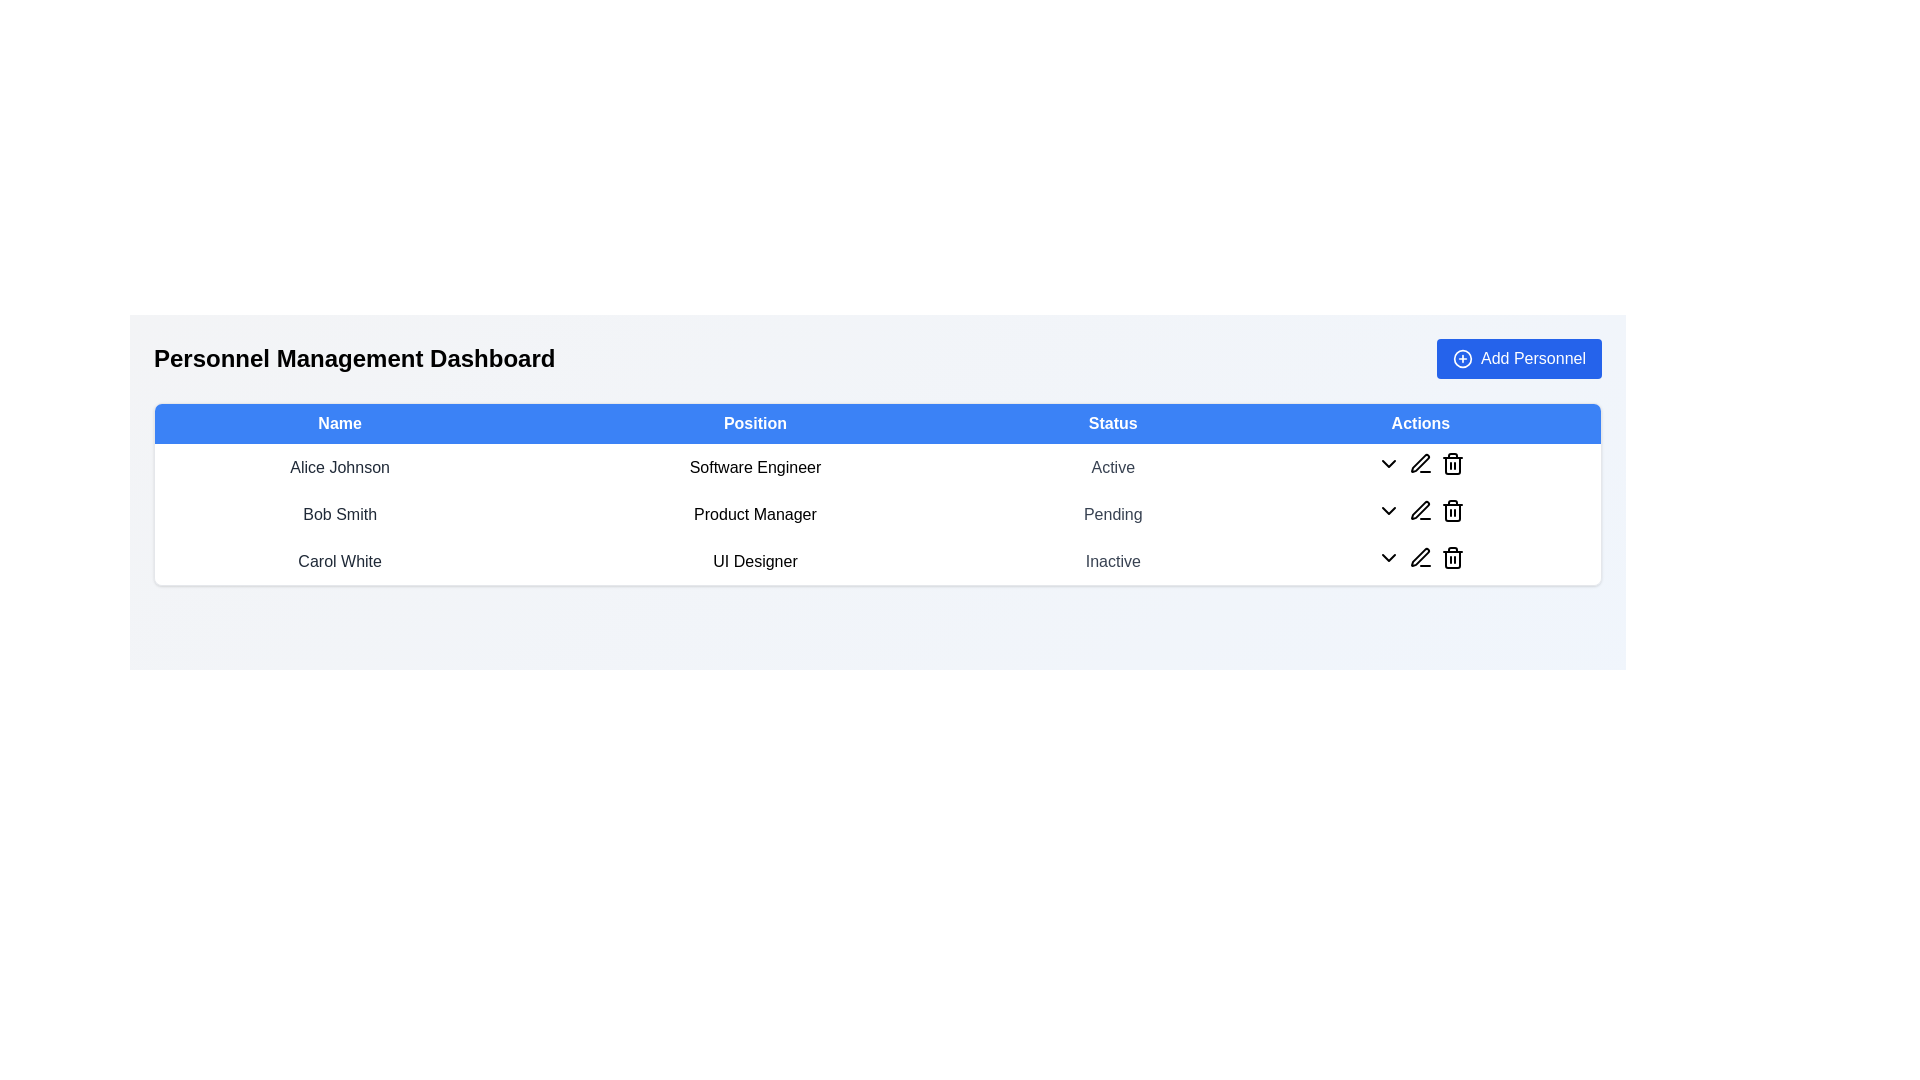 The width and height of the screenshot is (1920, 1080). I want to click on the Text label displaying the name of the individual in the personnel list, located in the leftmost column of the third row, under the header 'Name', so click(340, 561).